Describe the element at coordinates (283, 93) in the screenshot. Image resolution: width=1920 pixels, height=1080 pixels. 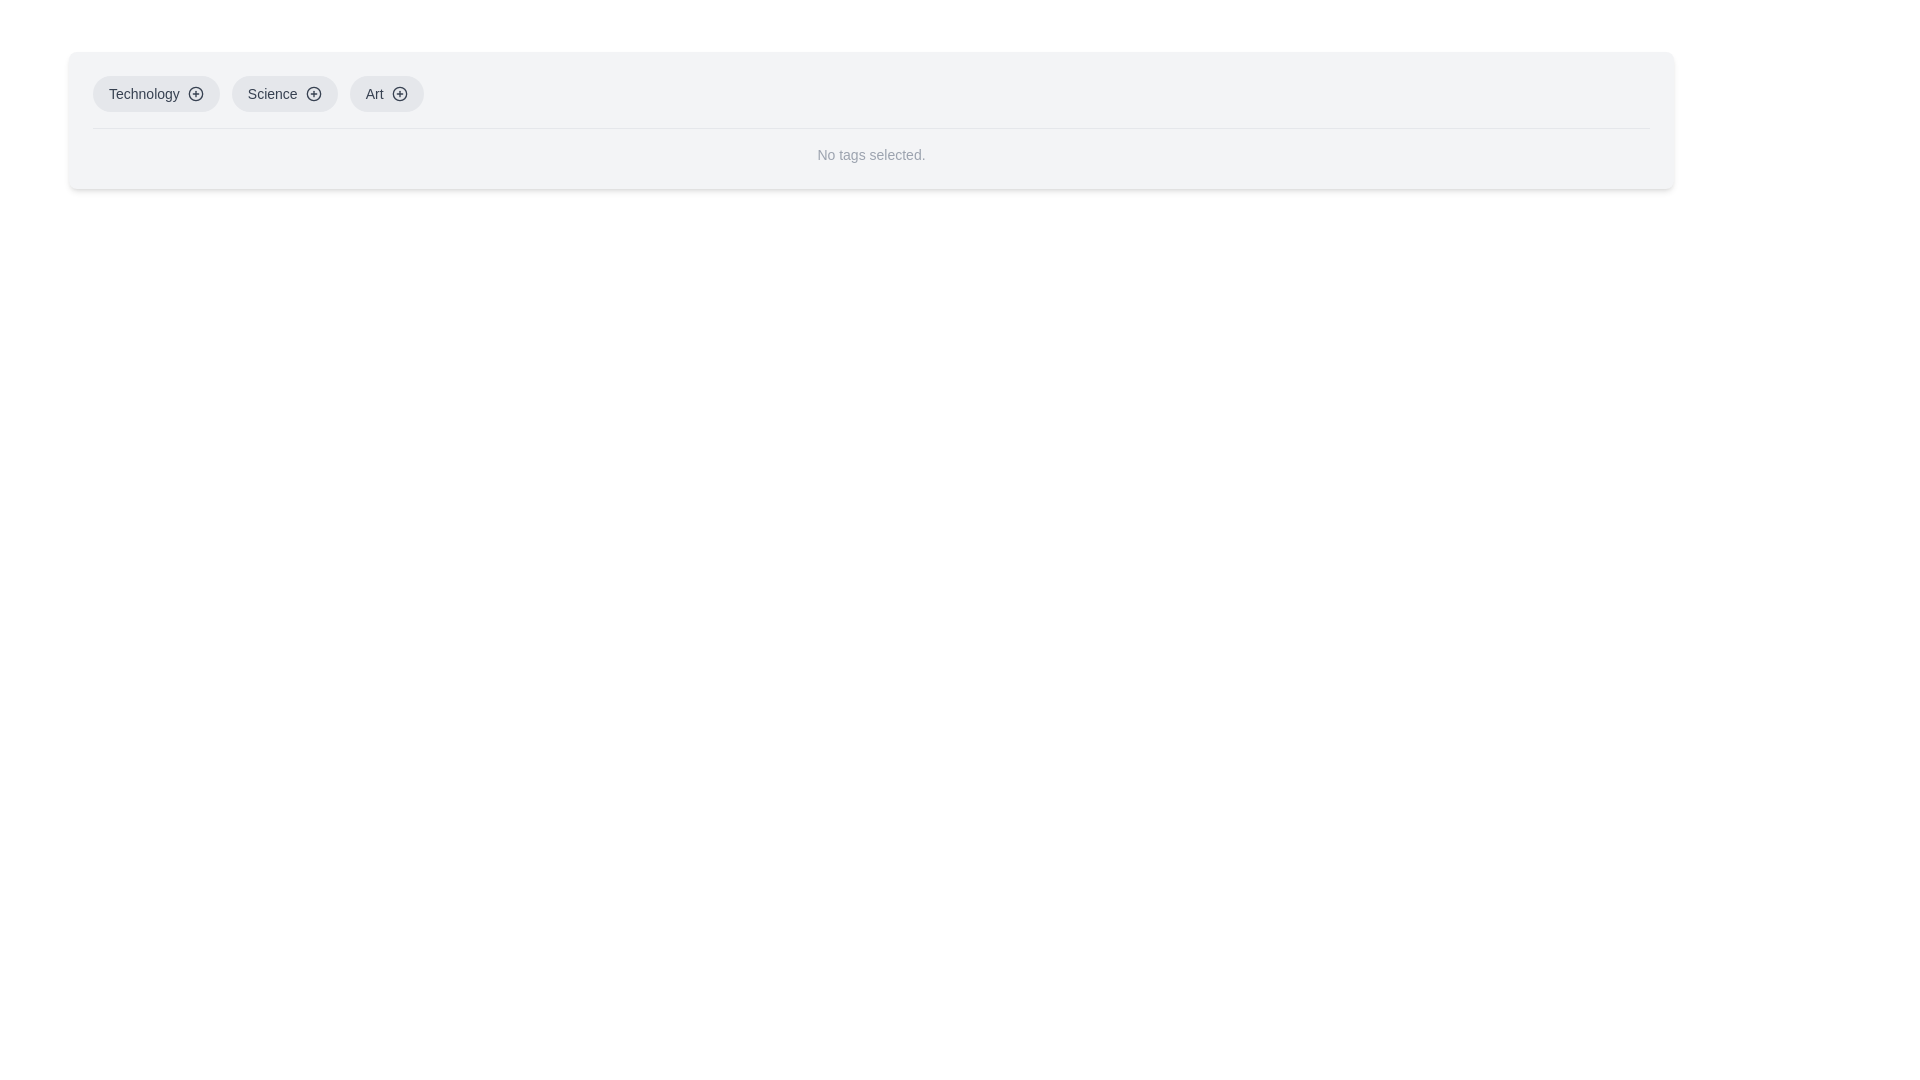
I see `the 'Science' button, which is a rounded rectangular button with a light gray background and a '+' icon on the right` at that location.